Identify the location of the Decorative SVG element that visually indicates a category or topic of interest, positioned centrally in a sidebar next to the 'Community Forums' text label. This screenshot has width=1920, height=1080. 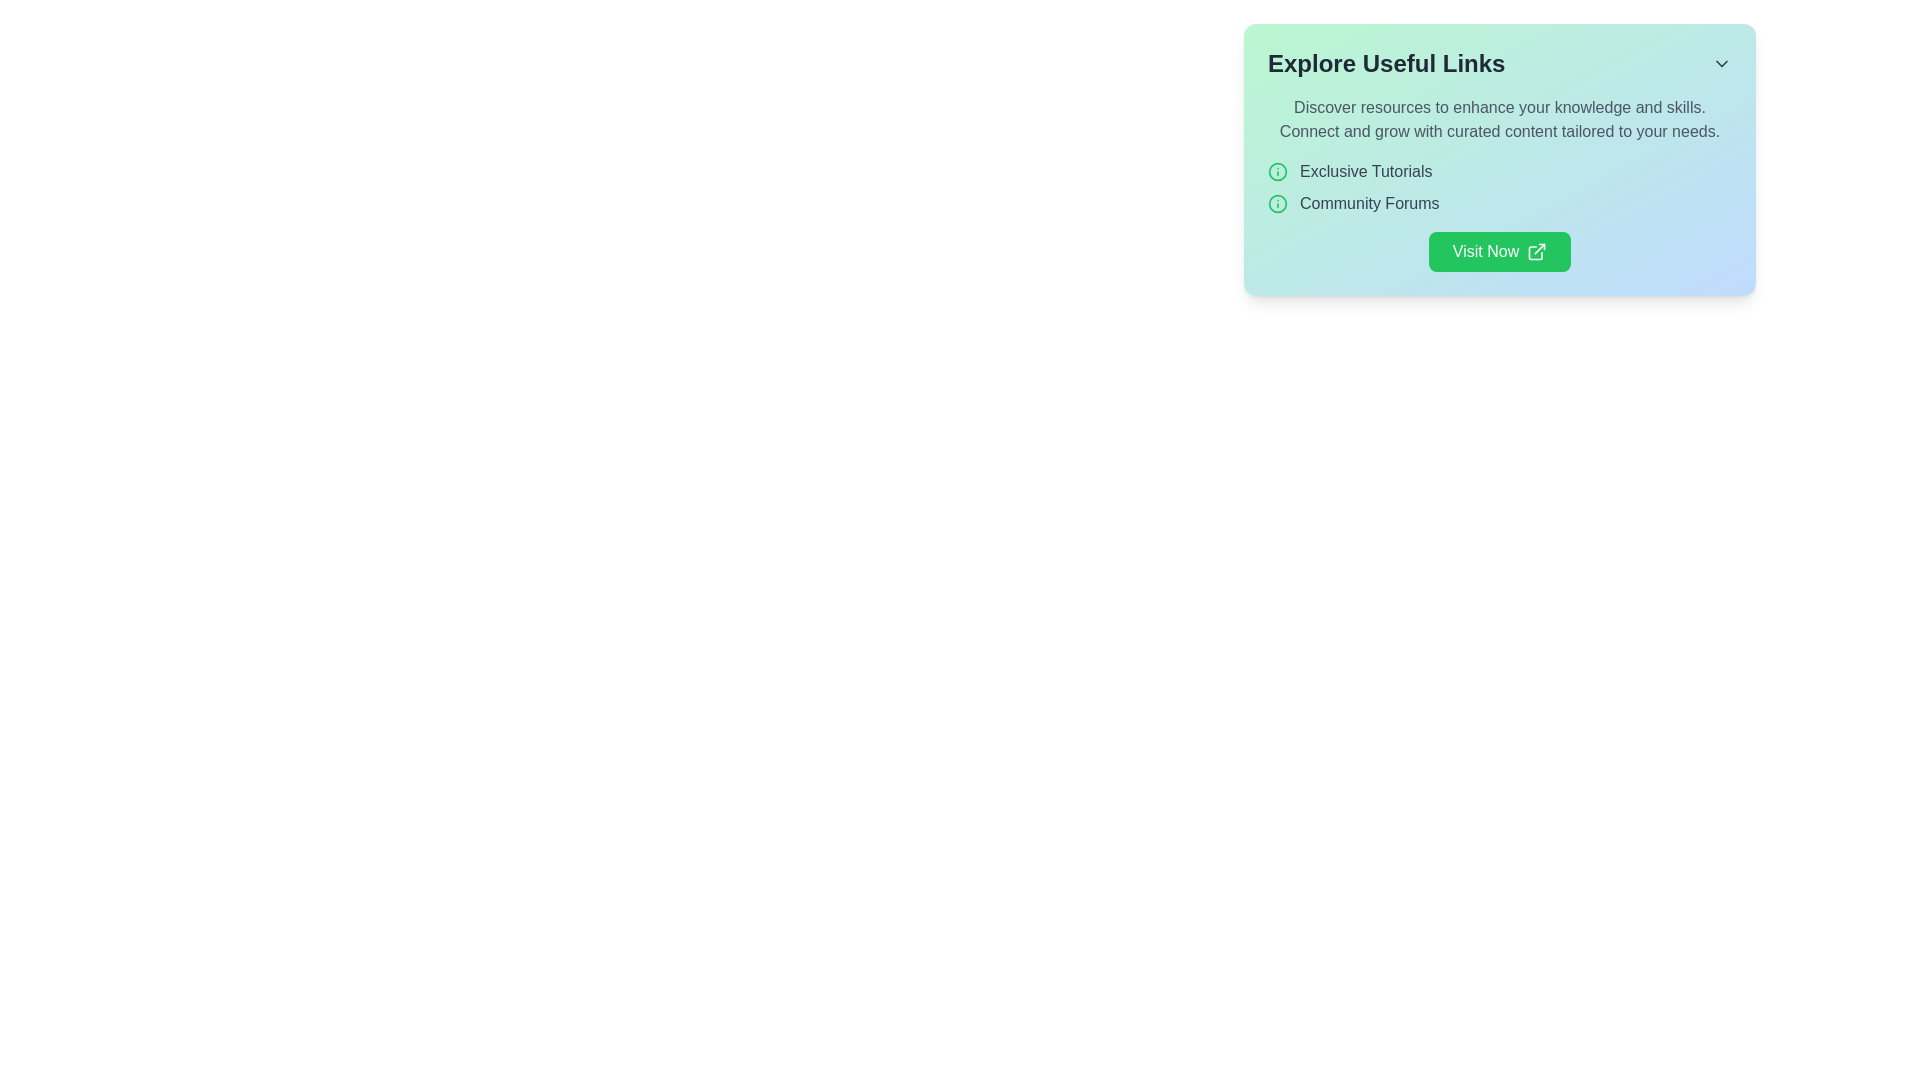
(1276, 171).